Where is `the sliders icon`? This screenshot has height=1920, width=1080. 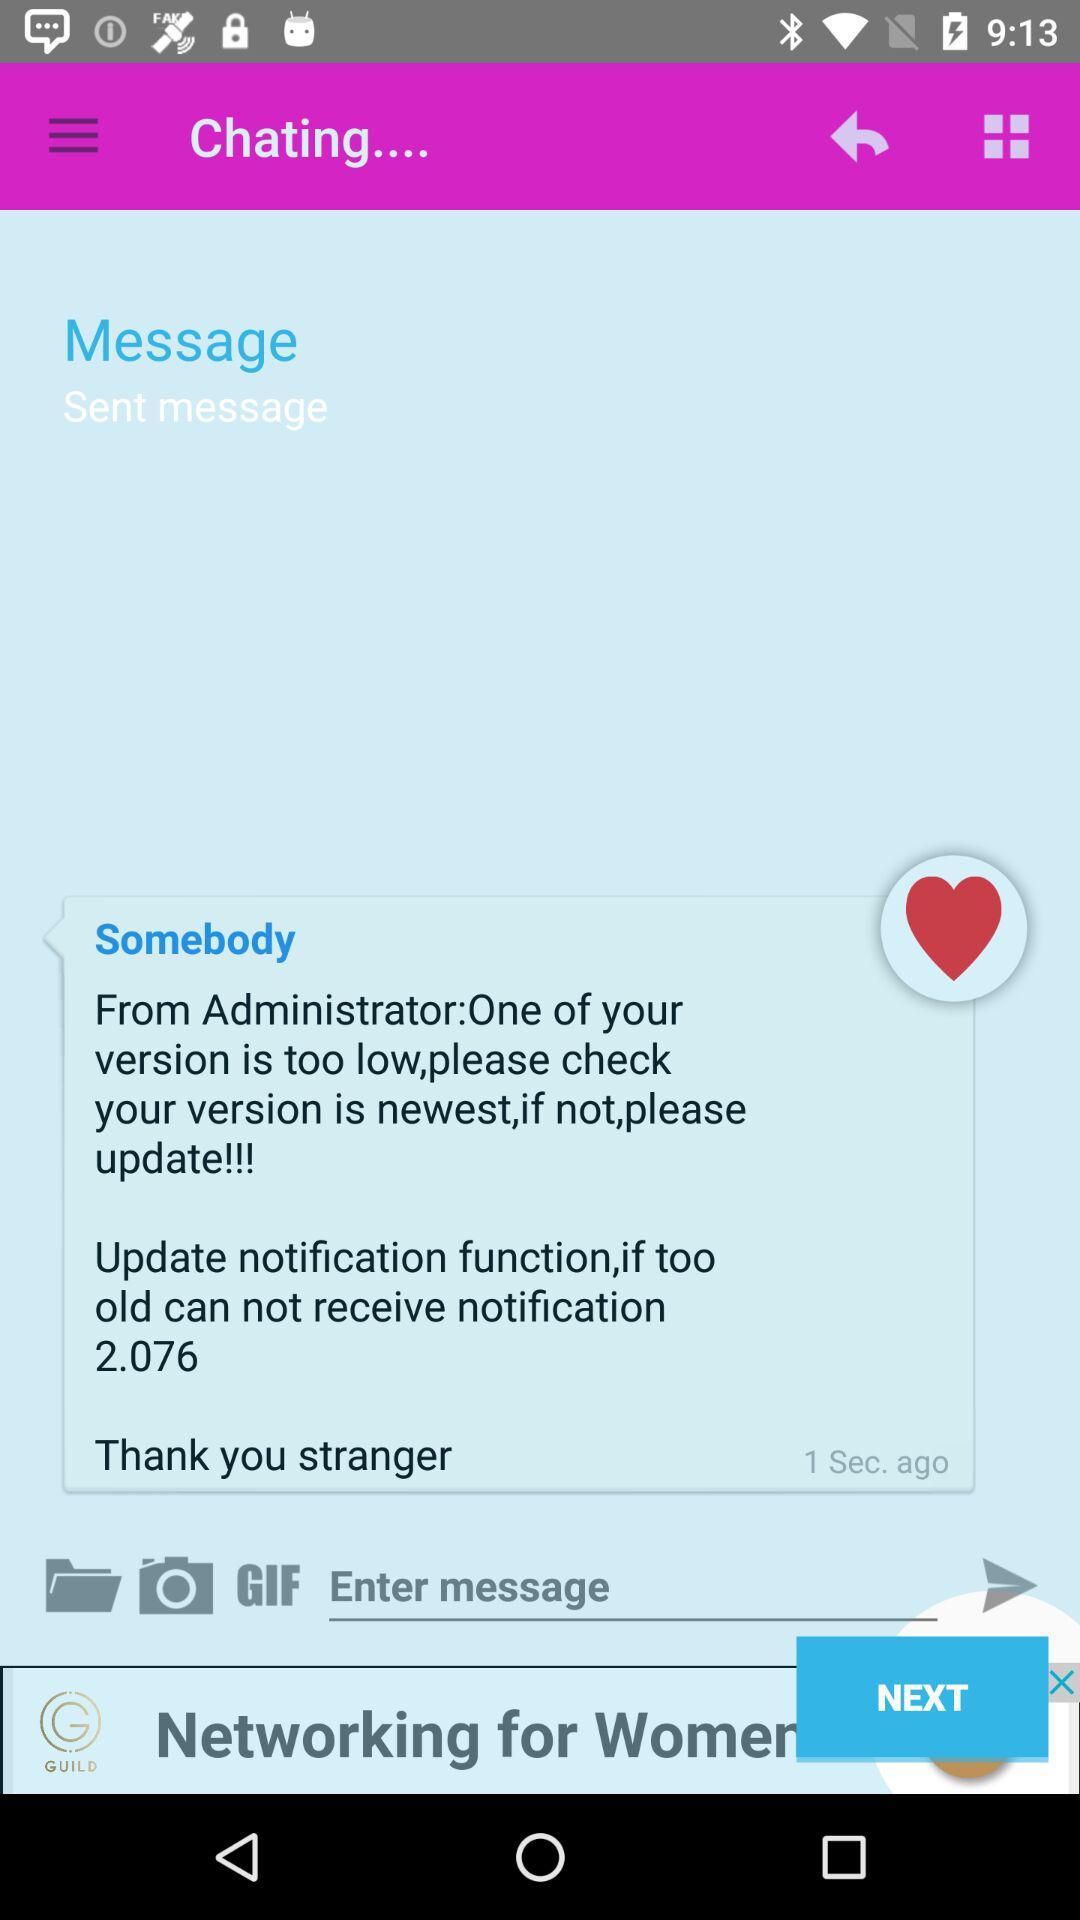 the sliders icon is located at coordinates (272, 1584).